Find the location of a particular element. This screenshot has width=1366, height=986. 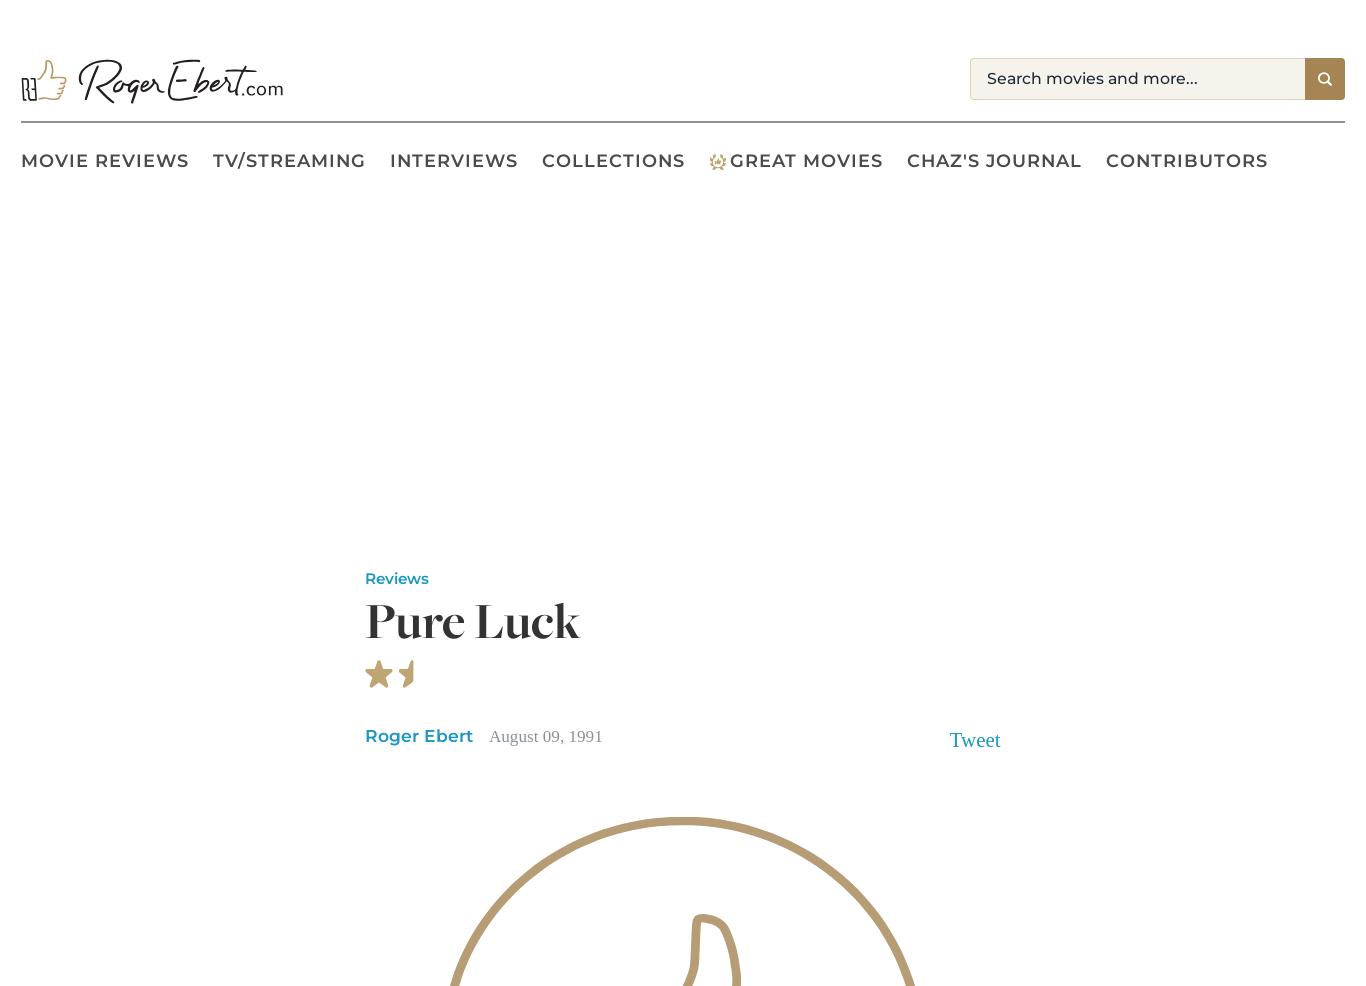

'Pure Luck' is located at coordinates (473, 620).